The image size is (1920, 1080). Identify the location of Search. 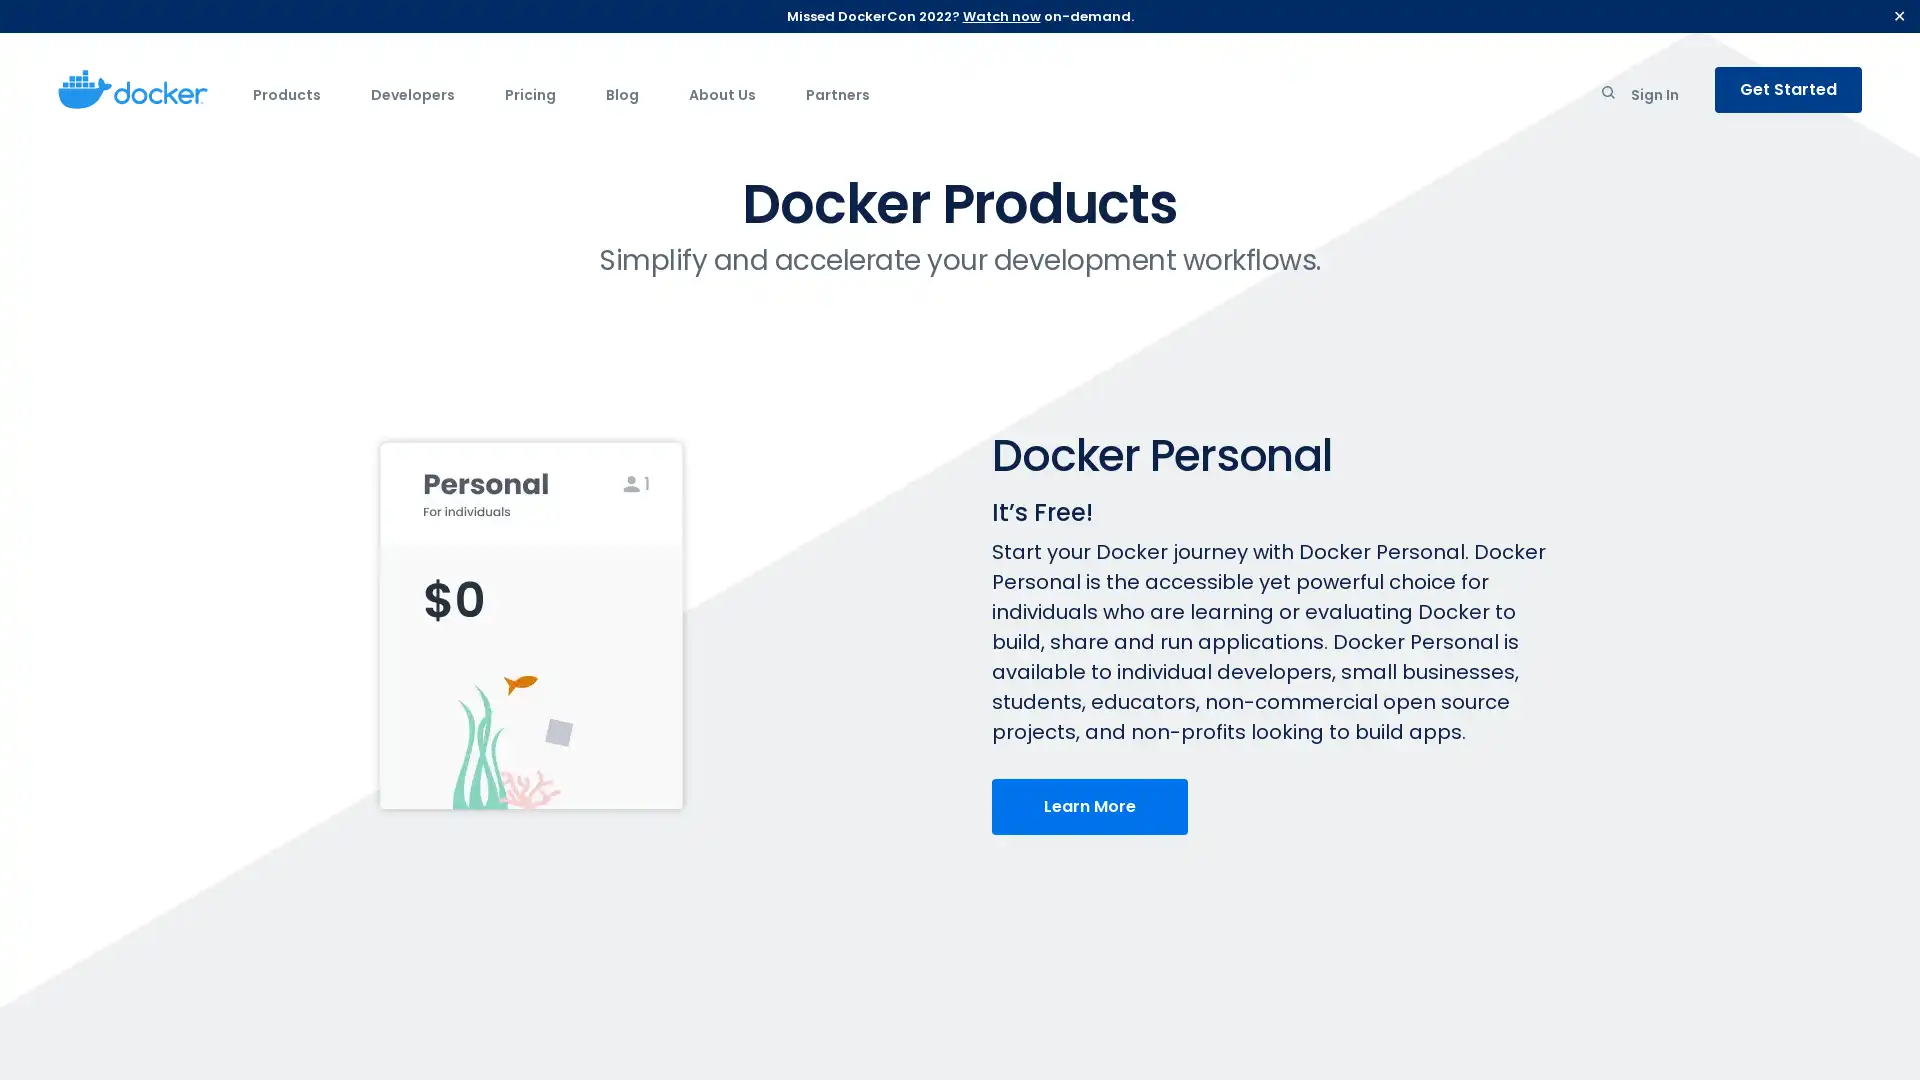
(1608, 96).